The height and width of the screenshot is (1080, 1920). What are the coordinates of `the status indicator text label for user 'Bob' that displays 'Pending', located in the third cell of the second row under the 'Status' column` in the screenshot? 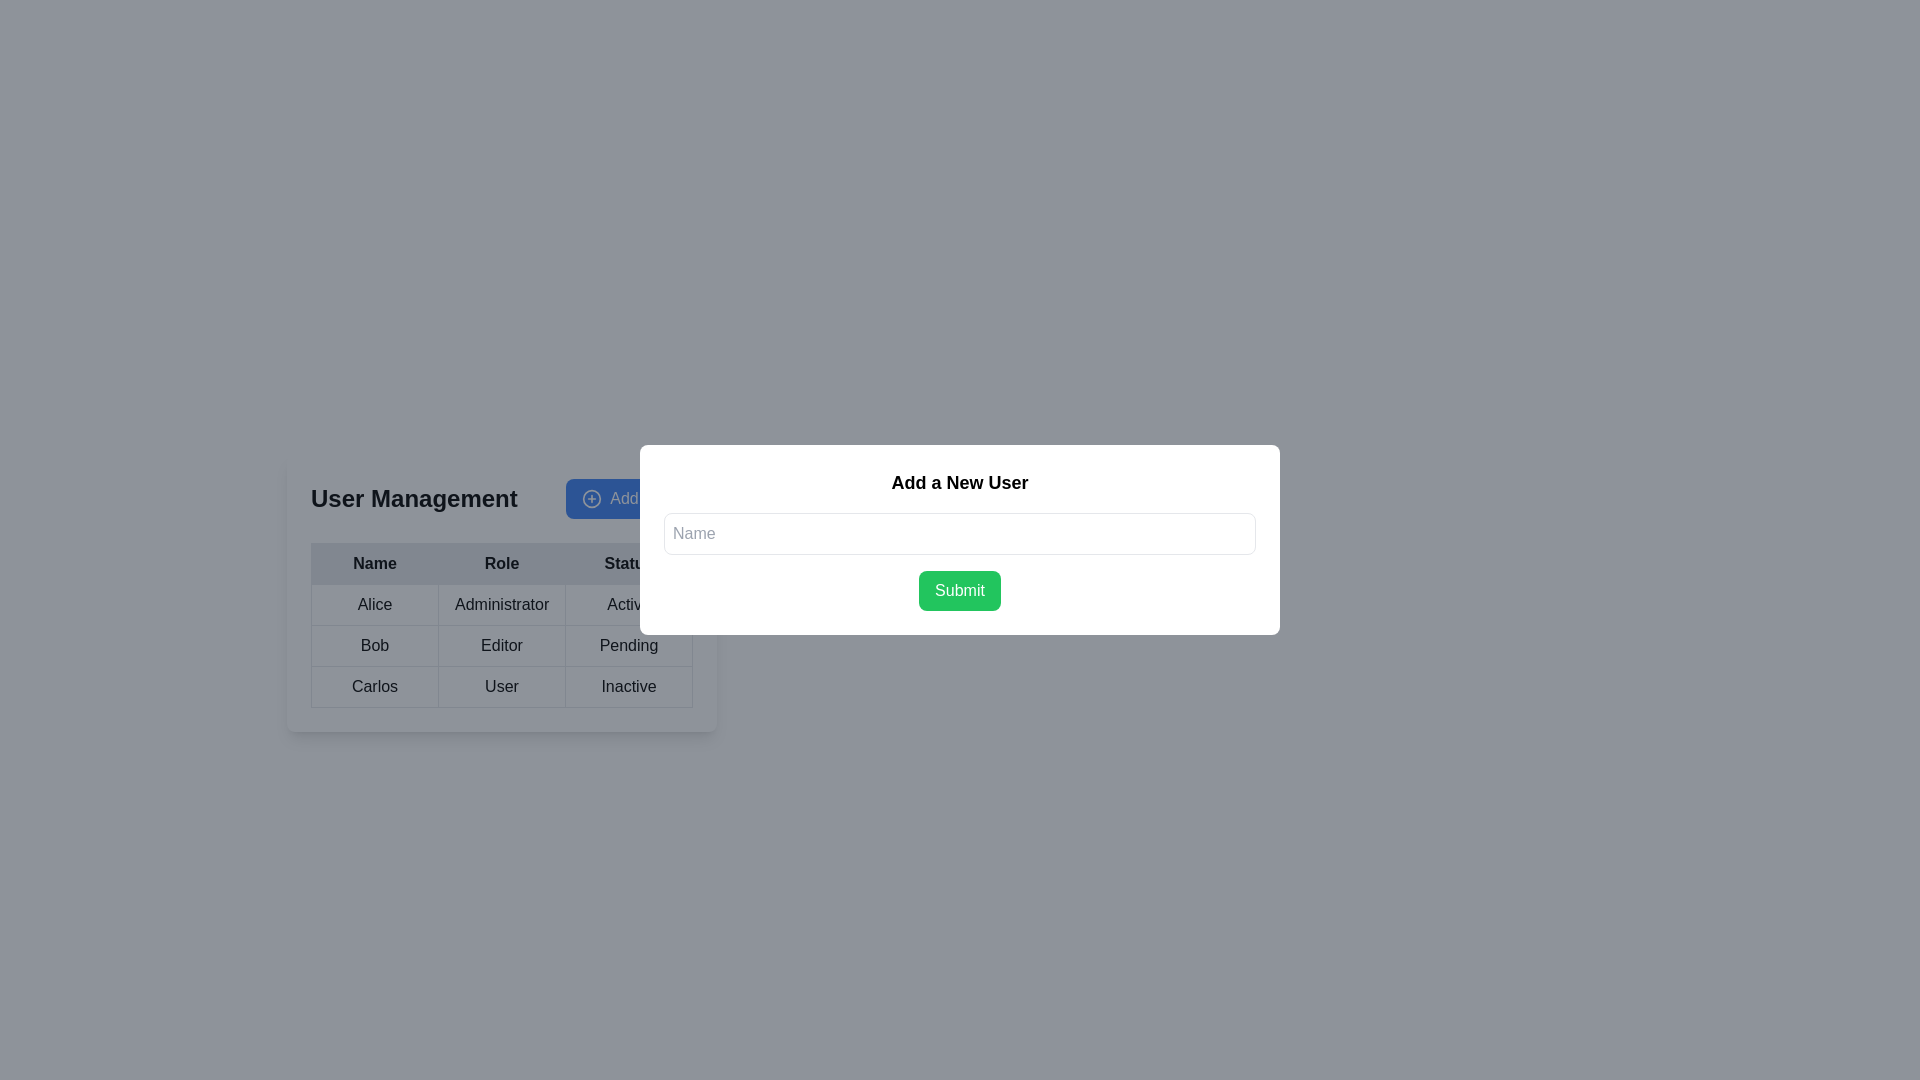 It's located at (627, 645).